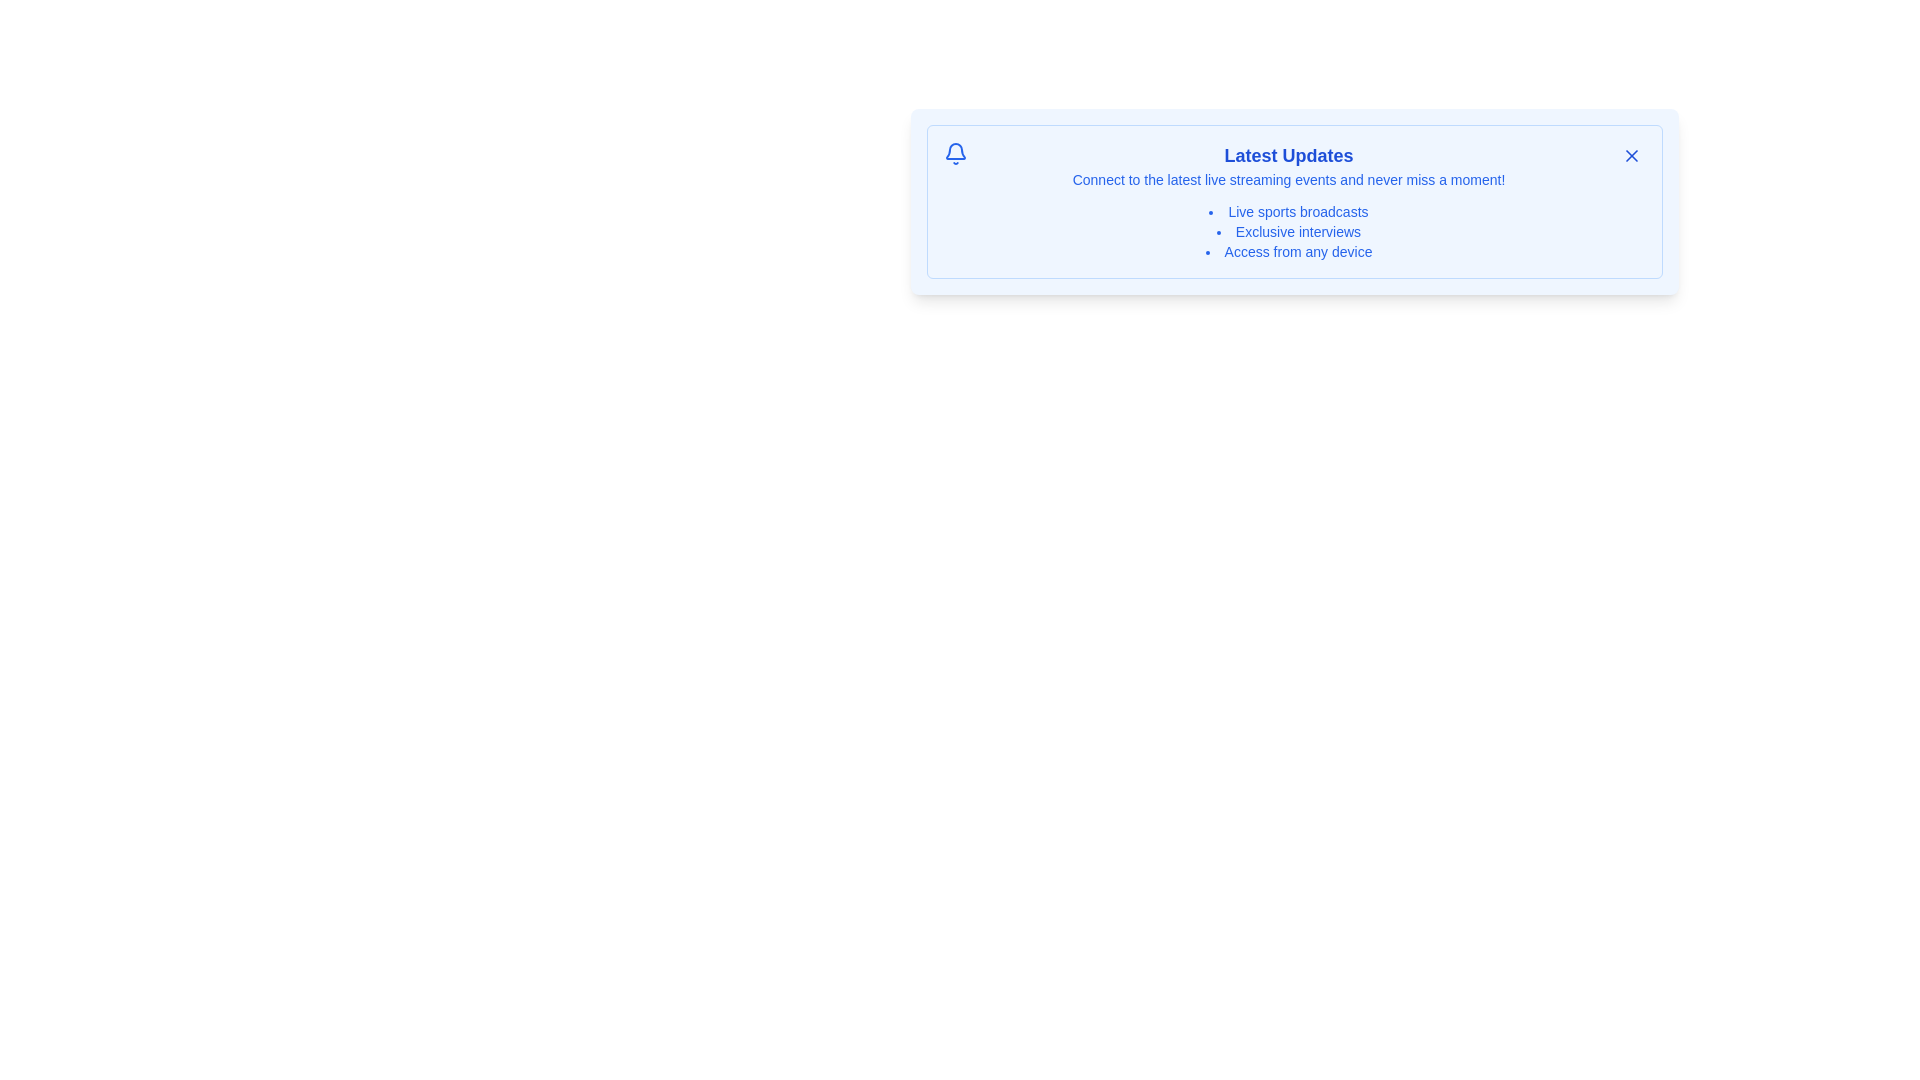 The width and height of the screenshot is (1920, 1080). Describe the element at coordinates (1632, 154) in the screenshot. I see `the close button to hide the notification` at that location.